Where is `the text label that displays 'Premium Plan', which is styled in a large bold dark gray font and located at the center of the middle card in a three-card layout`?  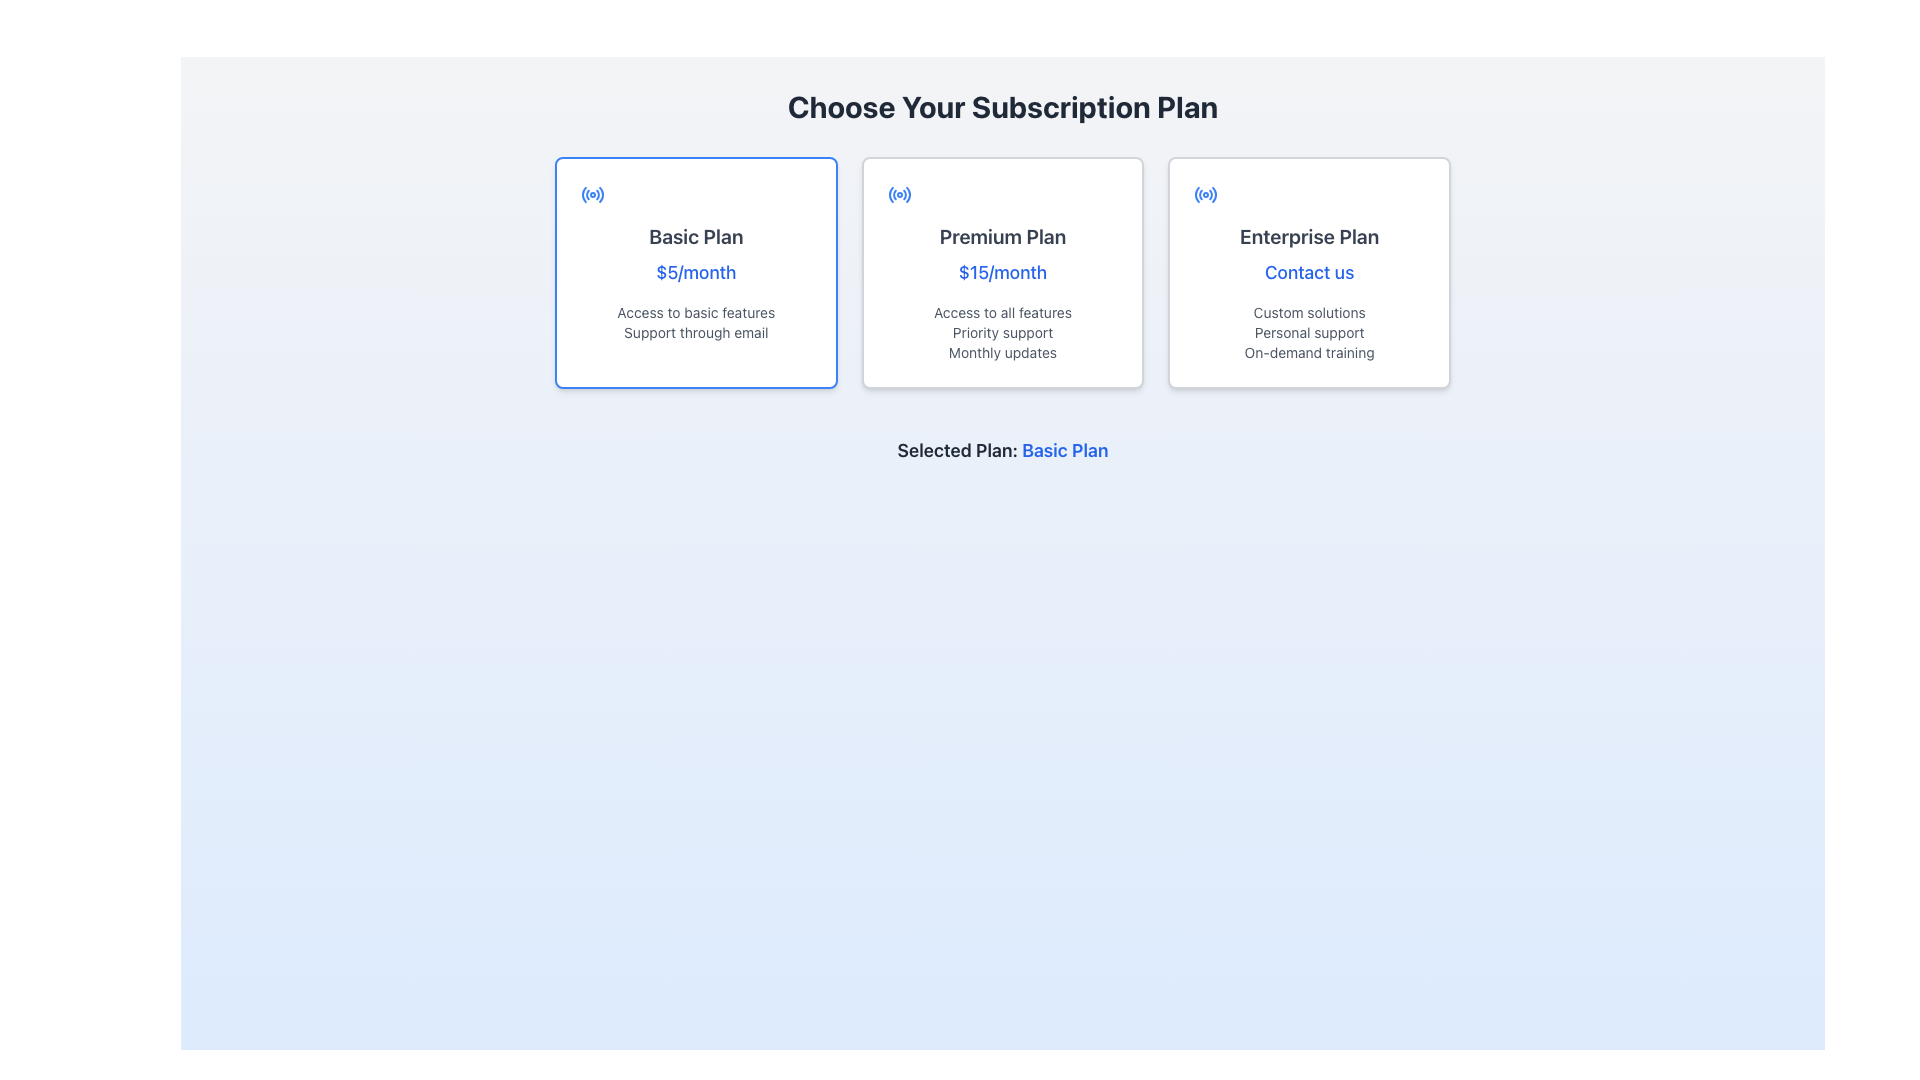
the text label that displays 'Premium Plan', which is styled in a large bold dark gray font and located at the center of the middle card in a three-card layout is located at coordinates (1003, 235).